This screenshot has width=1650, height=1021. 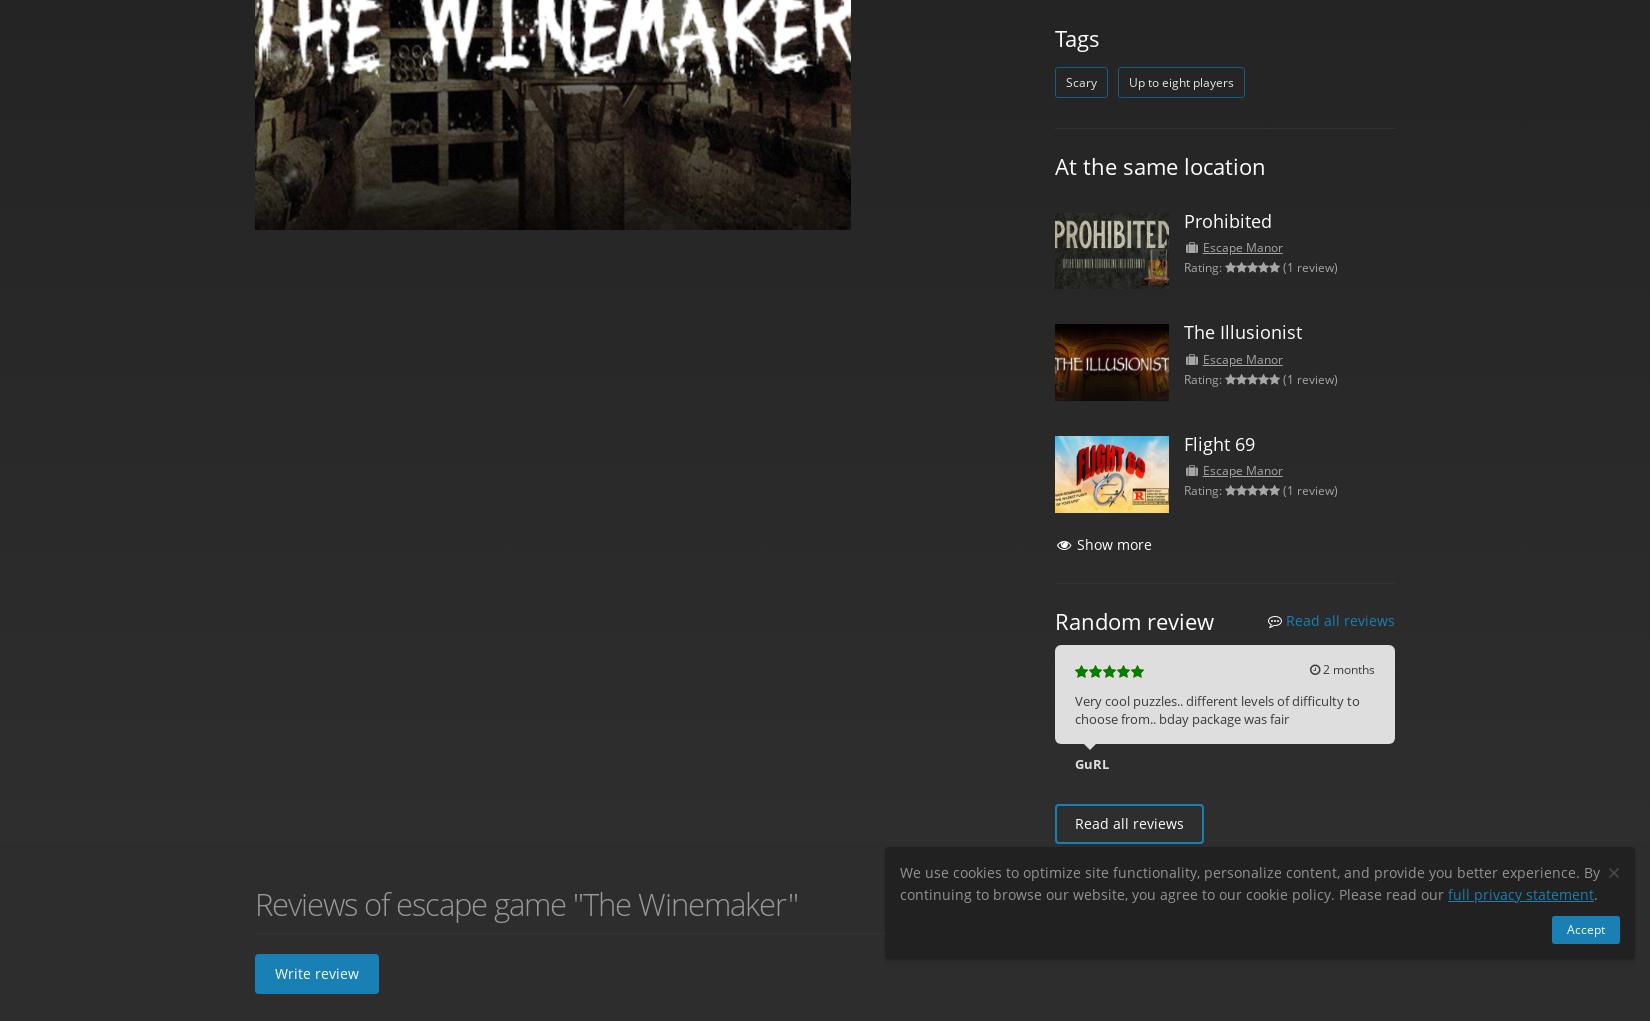 I want to click on 'Accept', so click(x=1584, y=929).